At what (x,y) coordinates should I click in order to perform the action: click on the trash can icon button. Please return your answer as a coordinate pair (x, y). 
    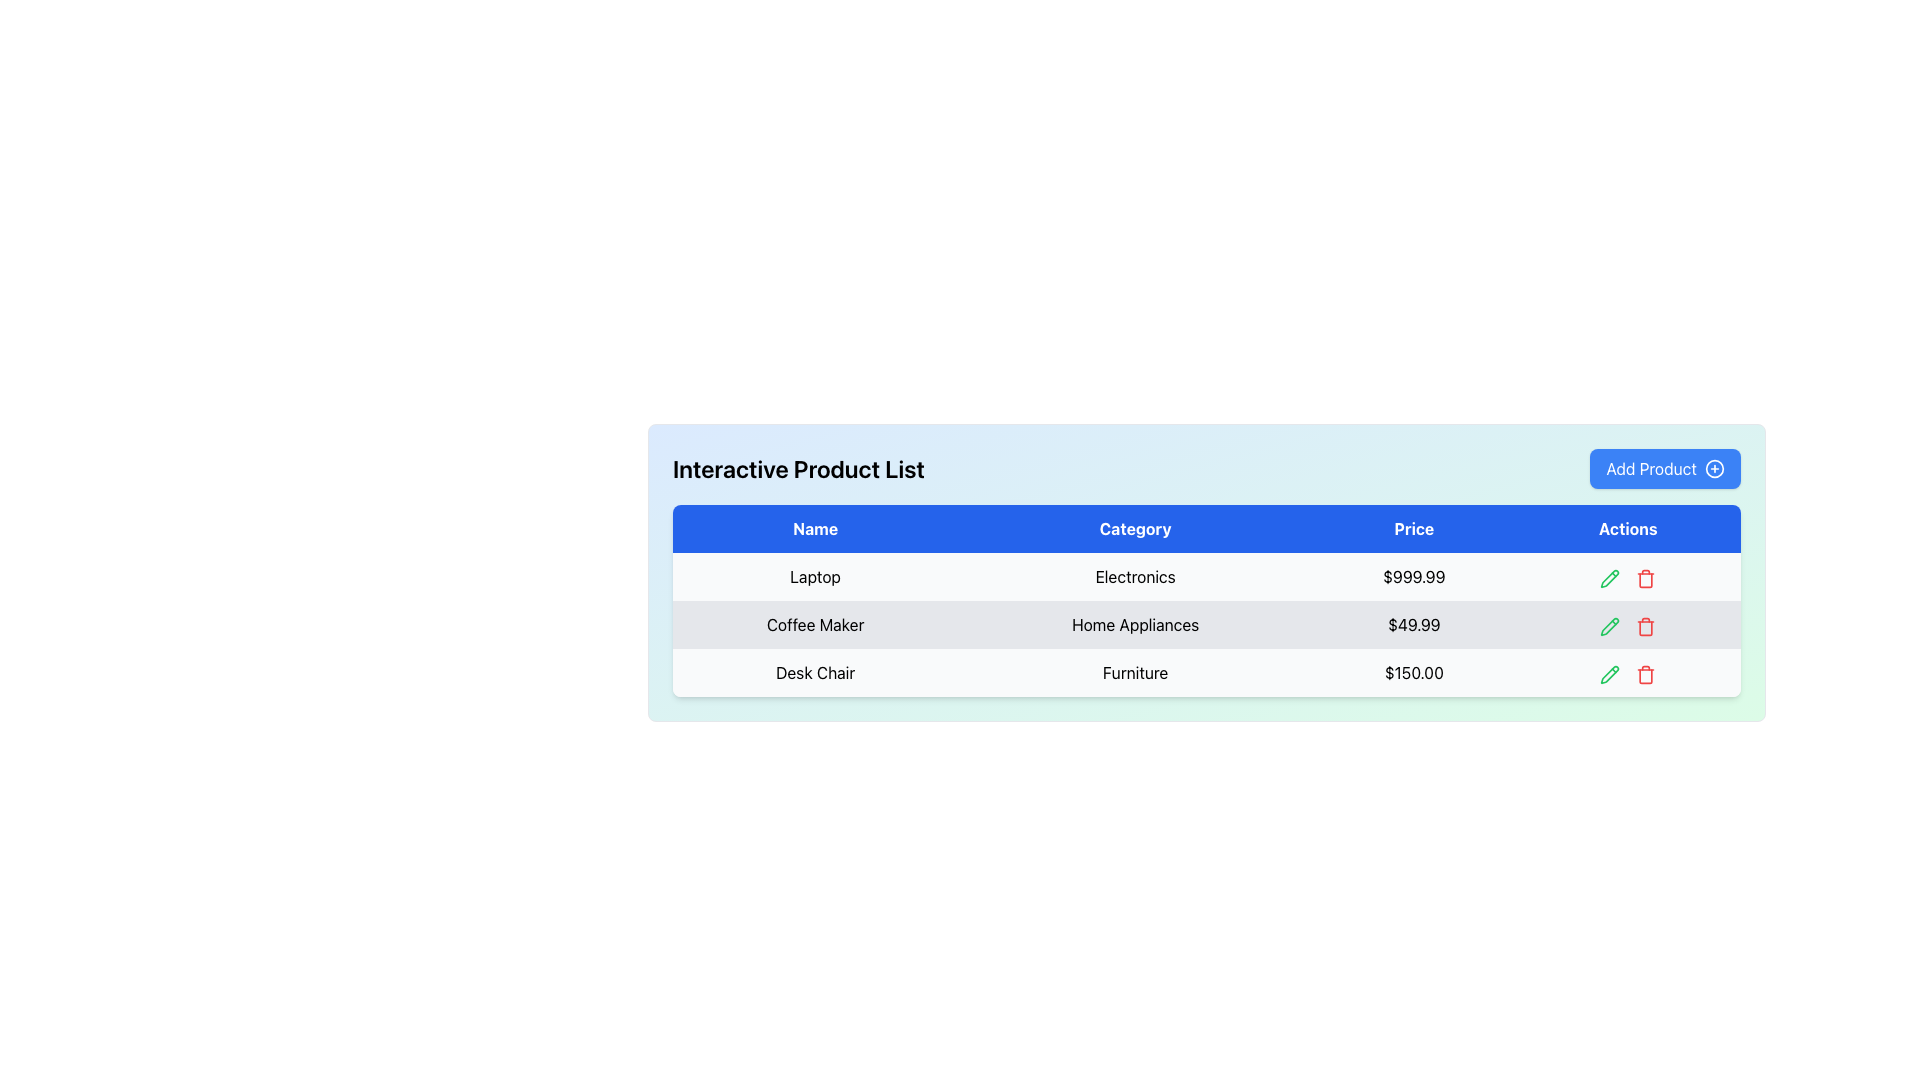
    Looking at the image, I should click on (1646, 674).